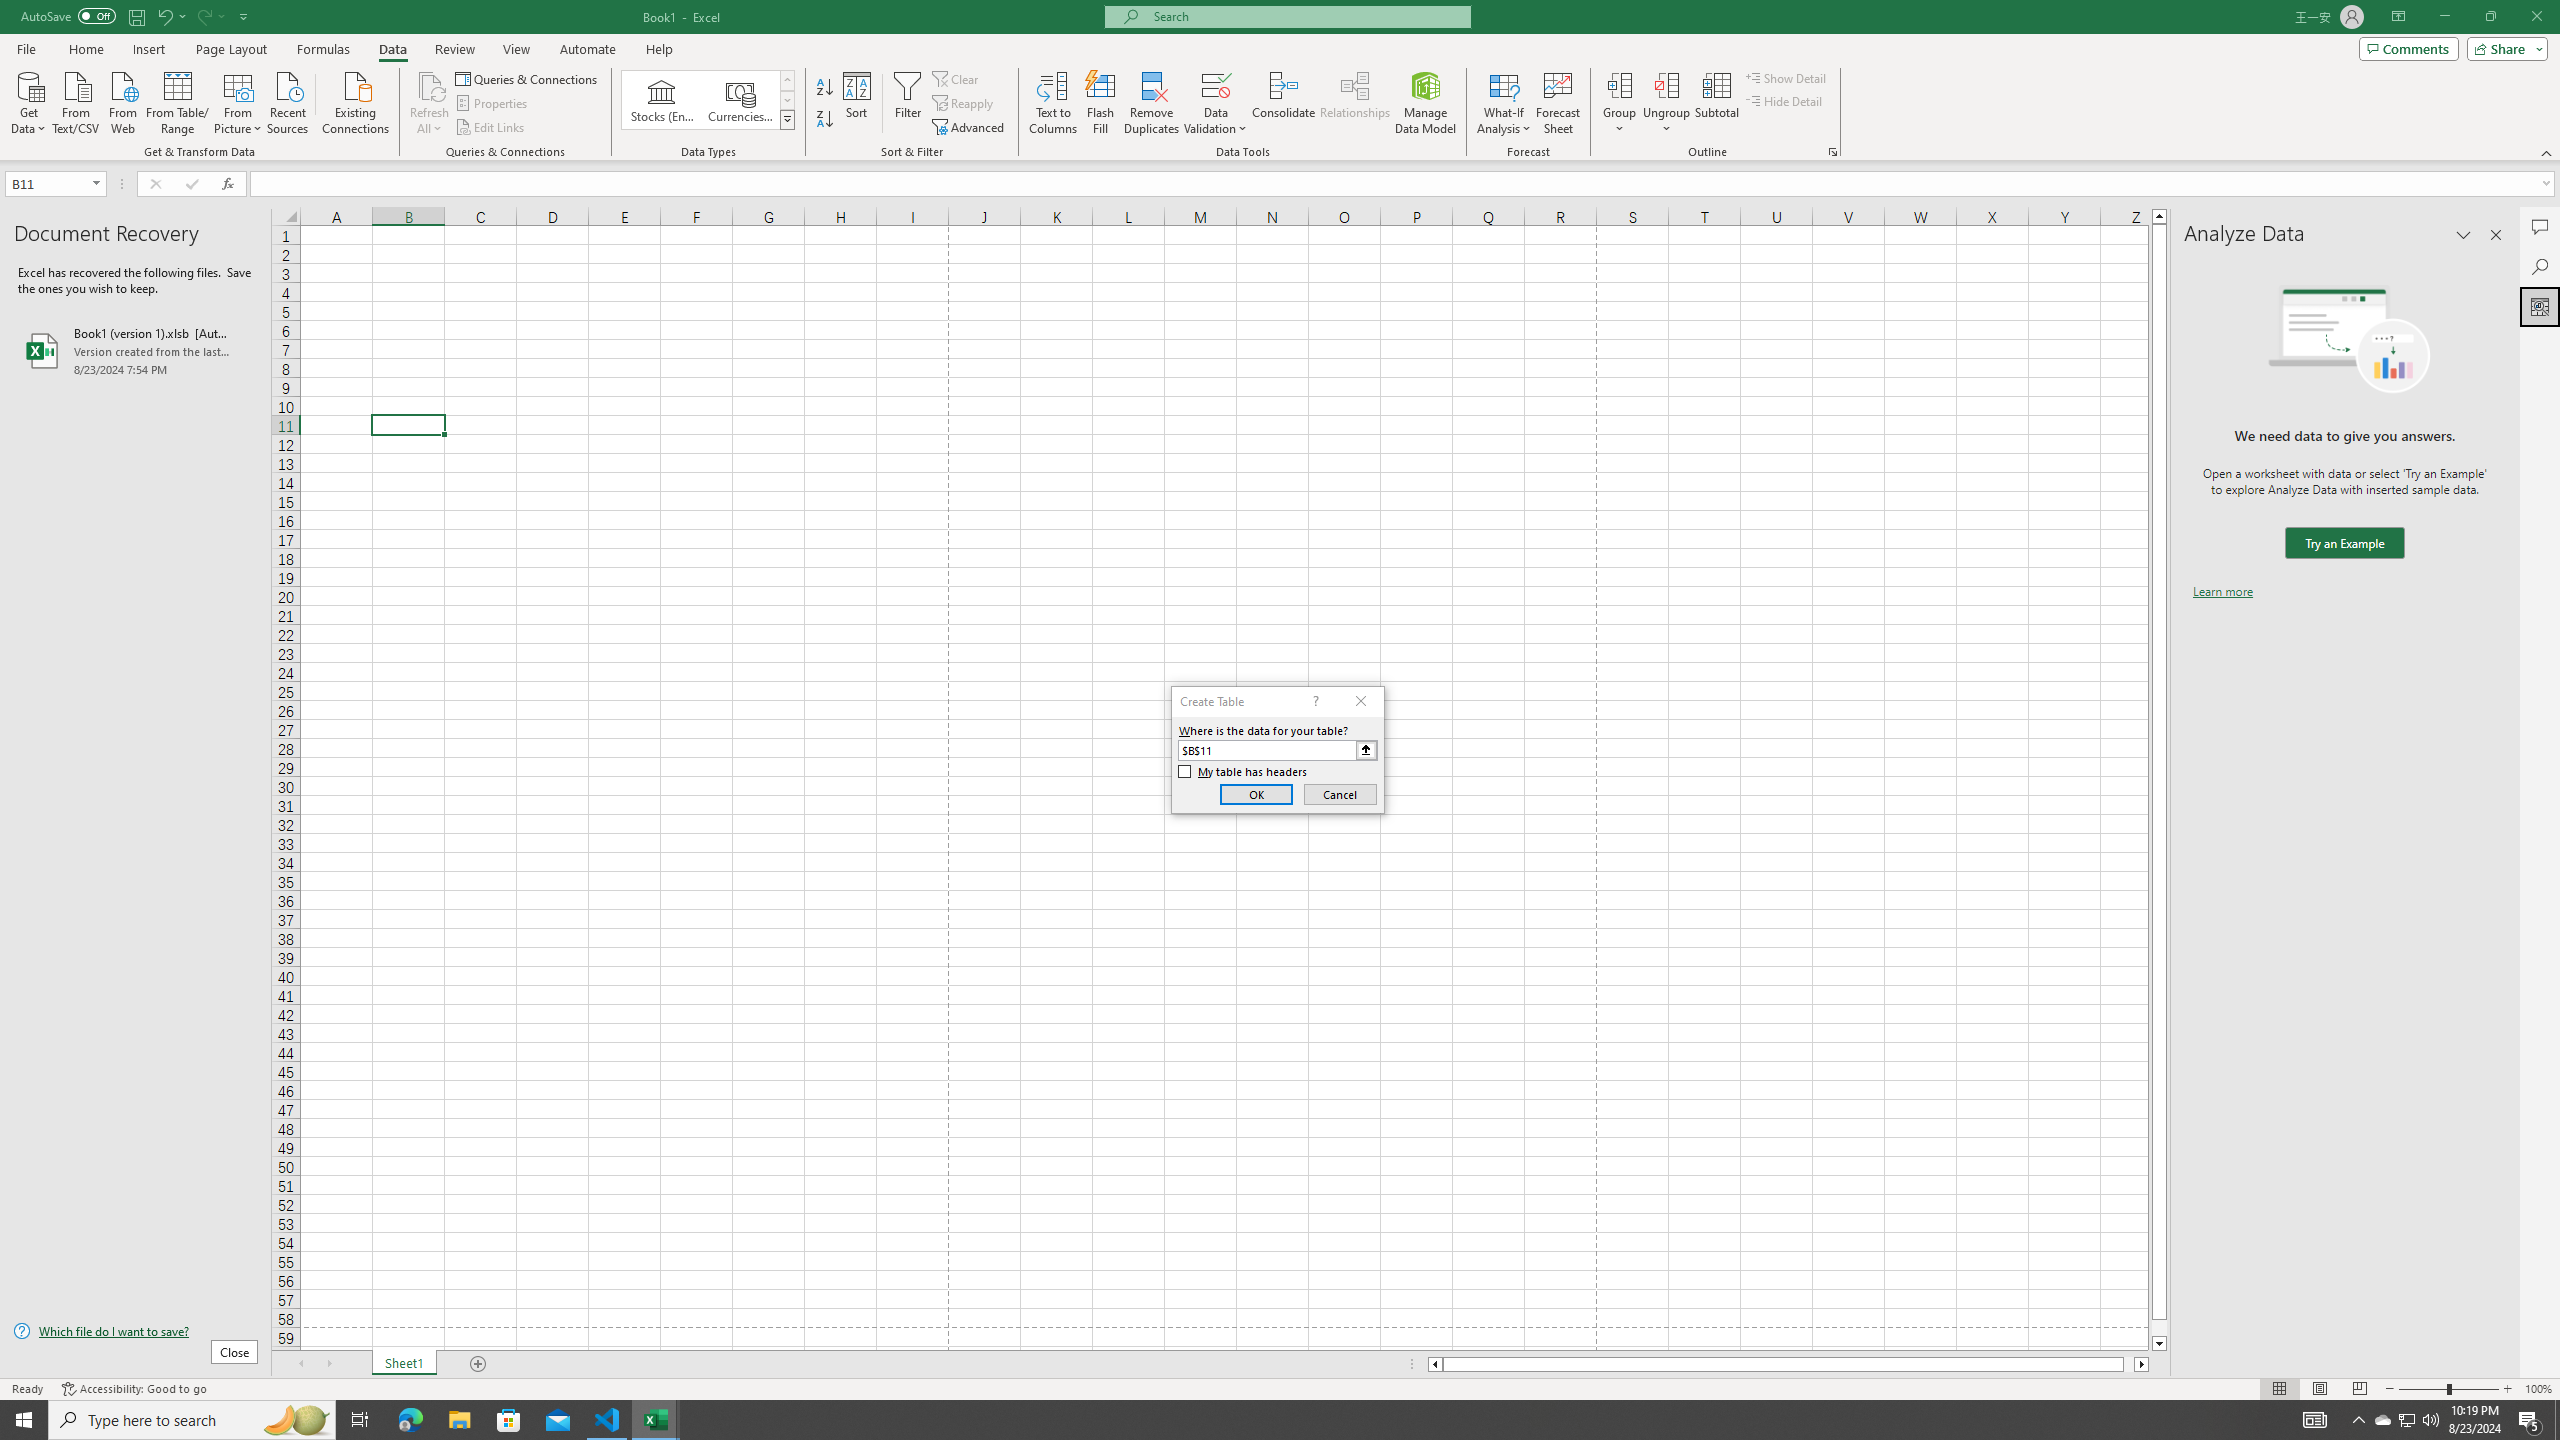 This screenshot has height=1440, width=2560. Describe the element at coordinates (1151, 103) in the screenshot. I see `'Remove Duplicates'` at that location.